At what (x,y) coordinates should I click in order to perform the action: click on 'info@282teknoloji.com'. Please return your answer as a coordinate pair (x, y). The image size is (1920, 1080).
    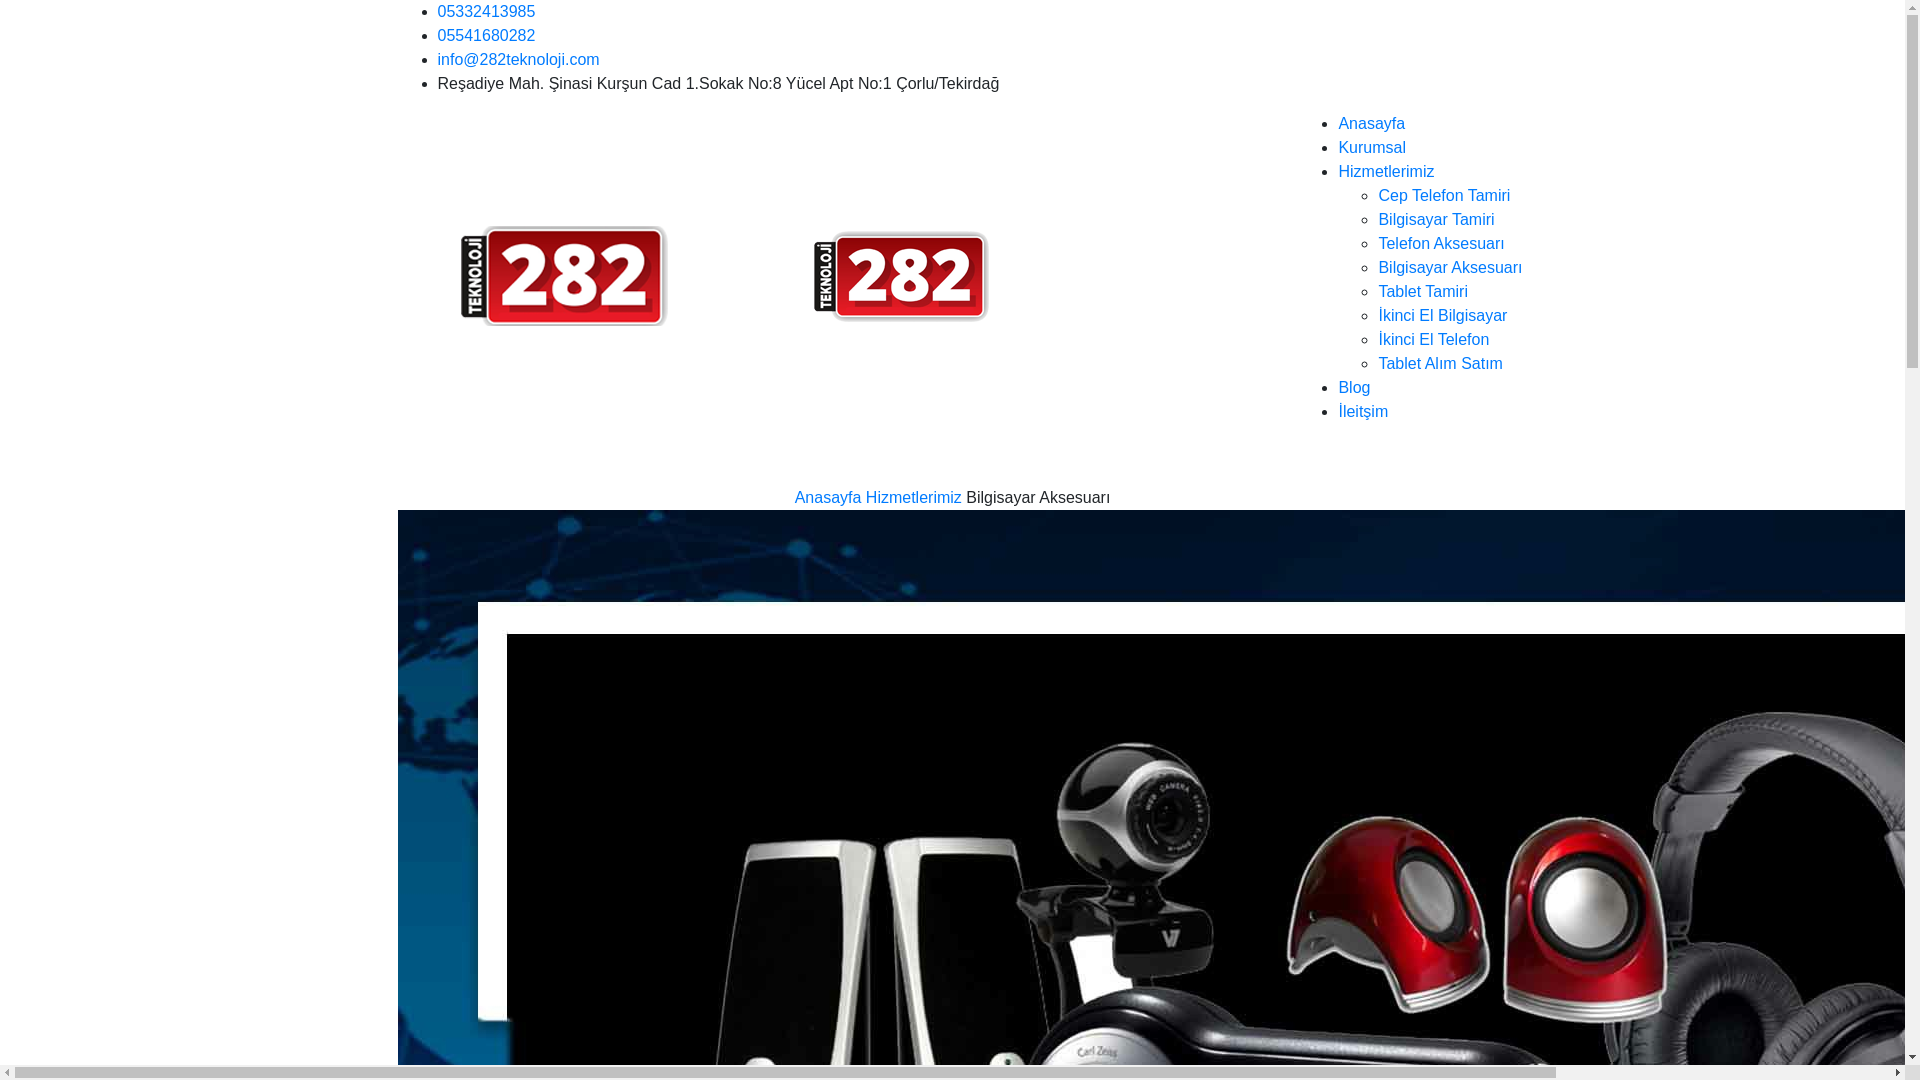
    Looking at the image, I should click on (518, 58).